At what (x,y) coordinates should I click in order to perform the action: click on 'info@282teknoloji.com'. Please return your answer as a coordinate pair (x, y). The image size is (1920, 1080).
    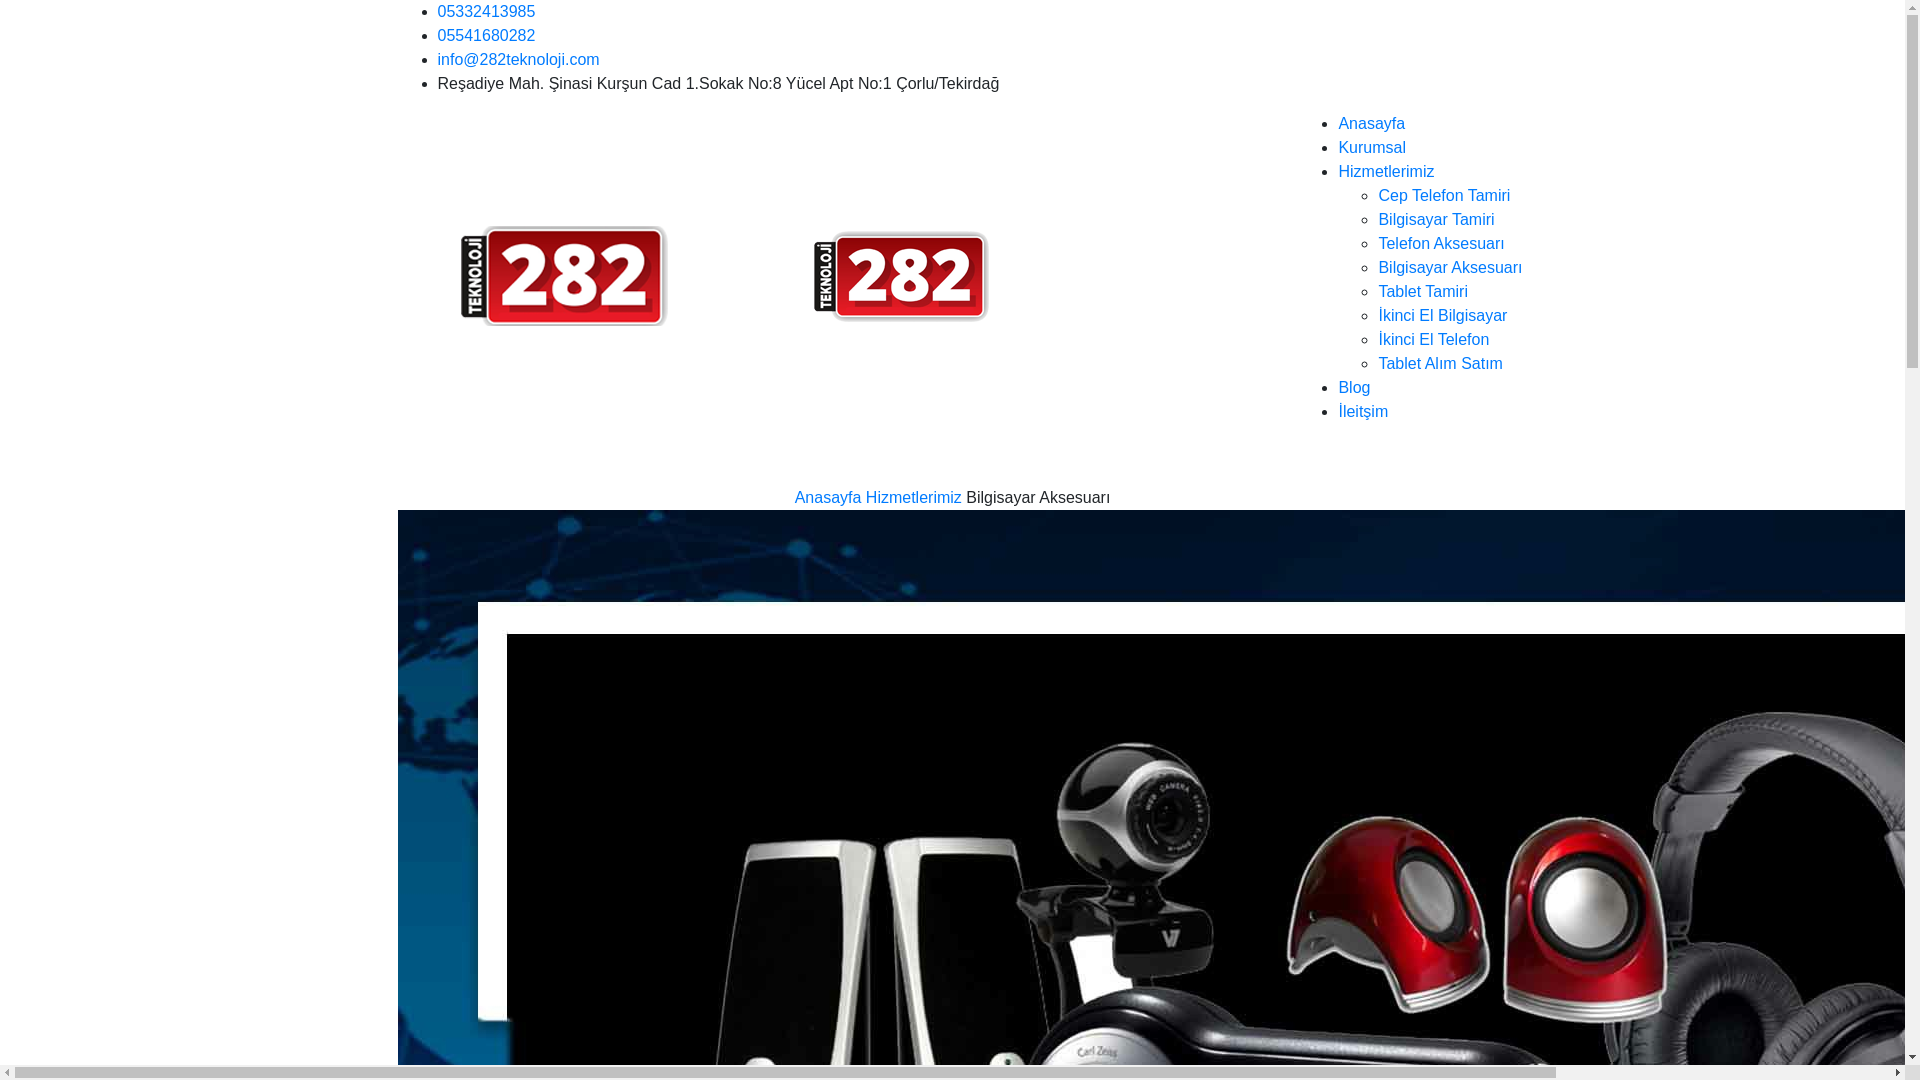
    Looking at the image, I should click on (518, 58).